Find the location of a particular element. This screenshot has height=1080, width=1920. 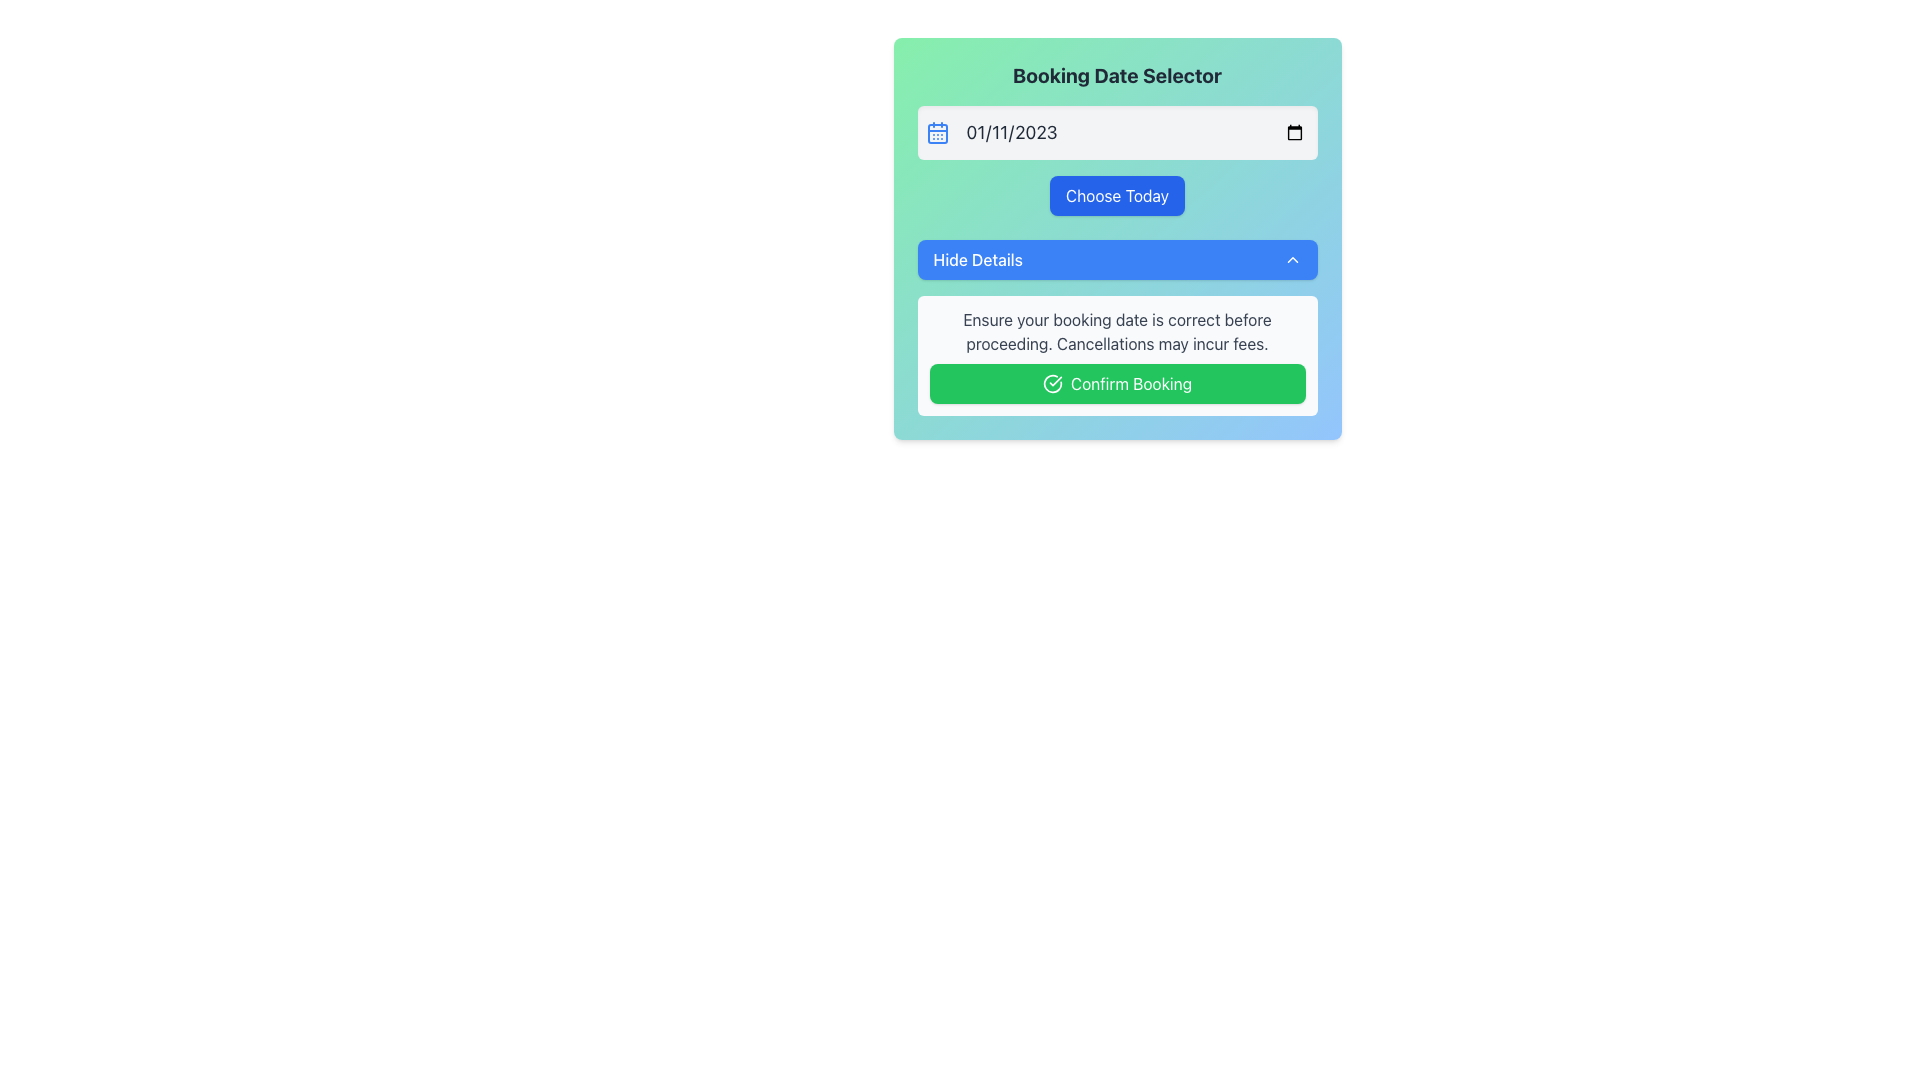

text for booking information from the complex UI element containing a text block and a green 'Confirm Booking' button, located below the 'Hide Details' button is located at coordinates (1116, 354).